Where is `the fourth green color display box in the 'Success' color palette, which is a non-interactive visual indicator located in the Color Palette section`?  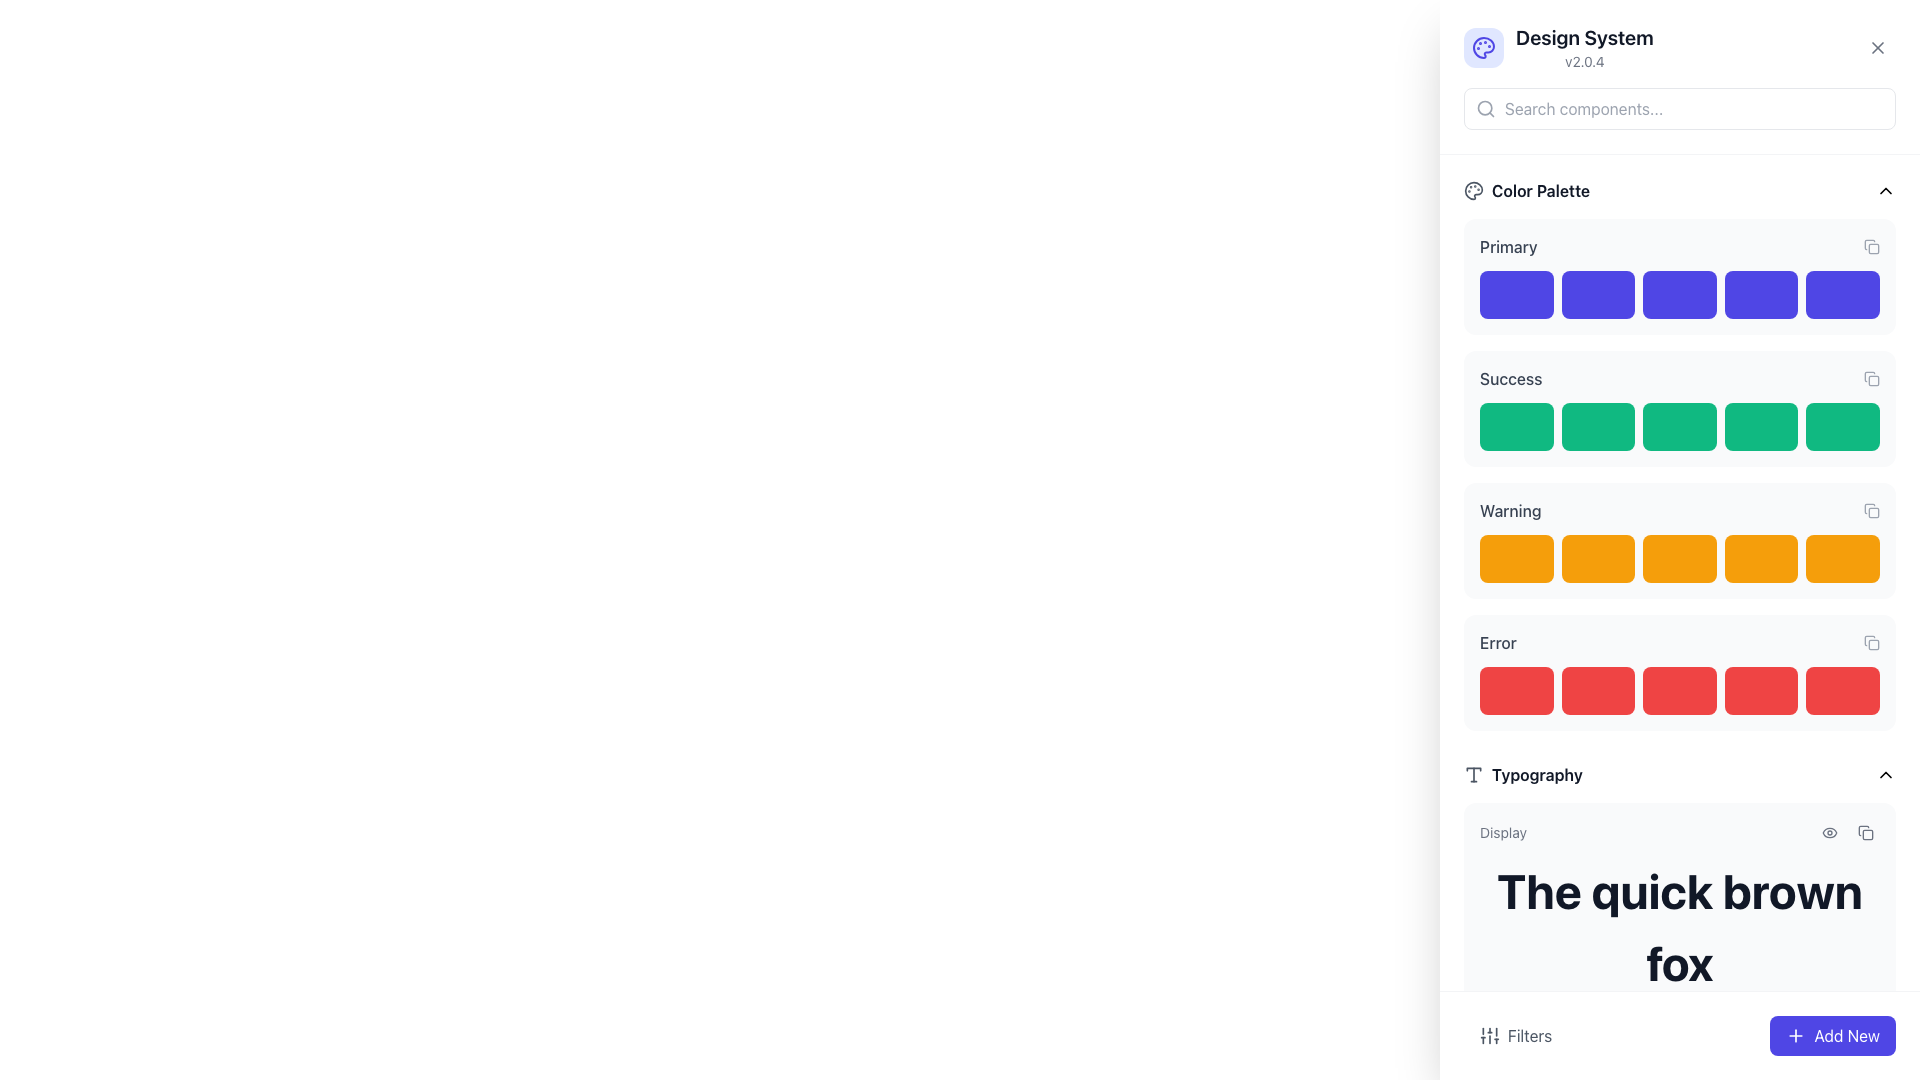 the fourth green color display box in the 'Success' color palette, which is a non-interactive visual indicator located in the Color Palette section is located at coordinates (1761, 426).